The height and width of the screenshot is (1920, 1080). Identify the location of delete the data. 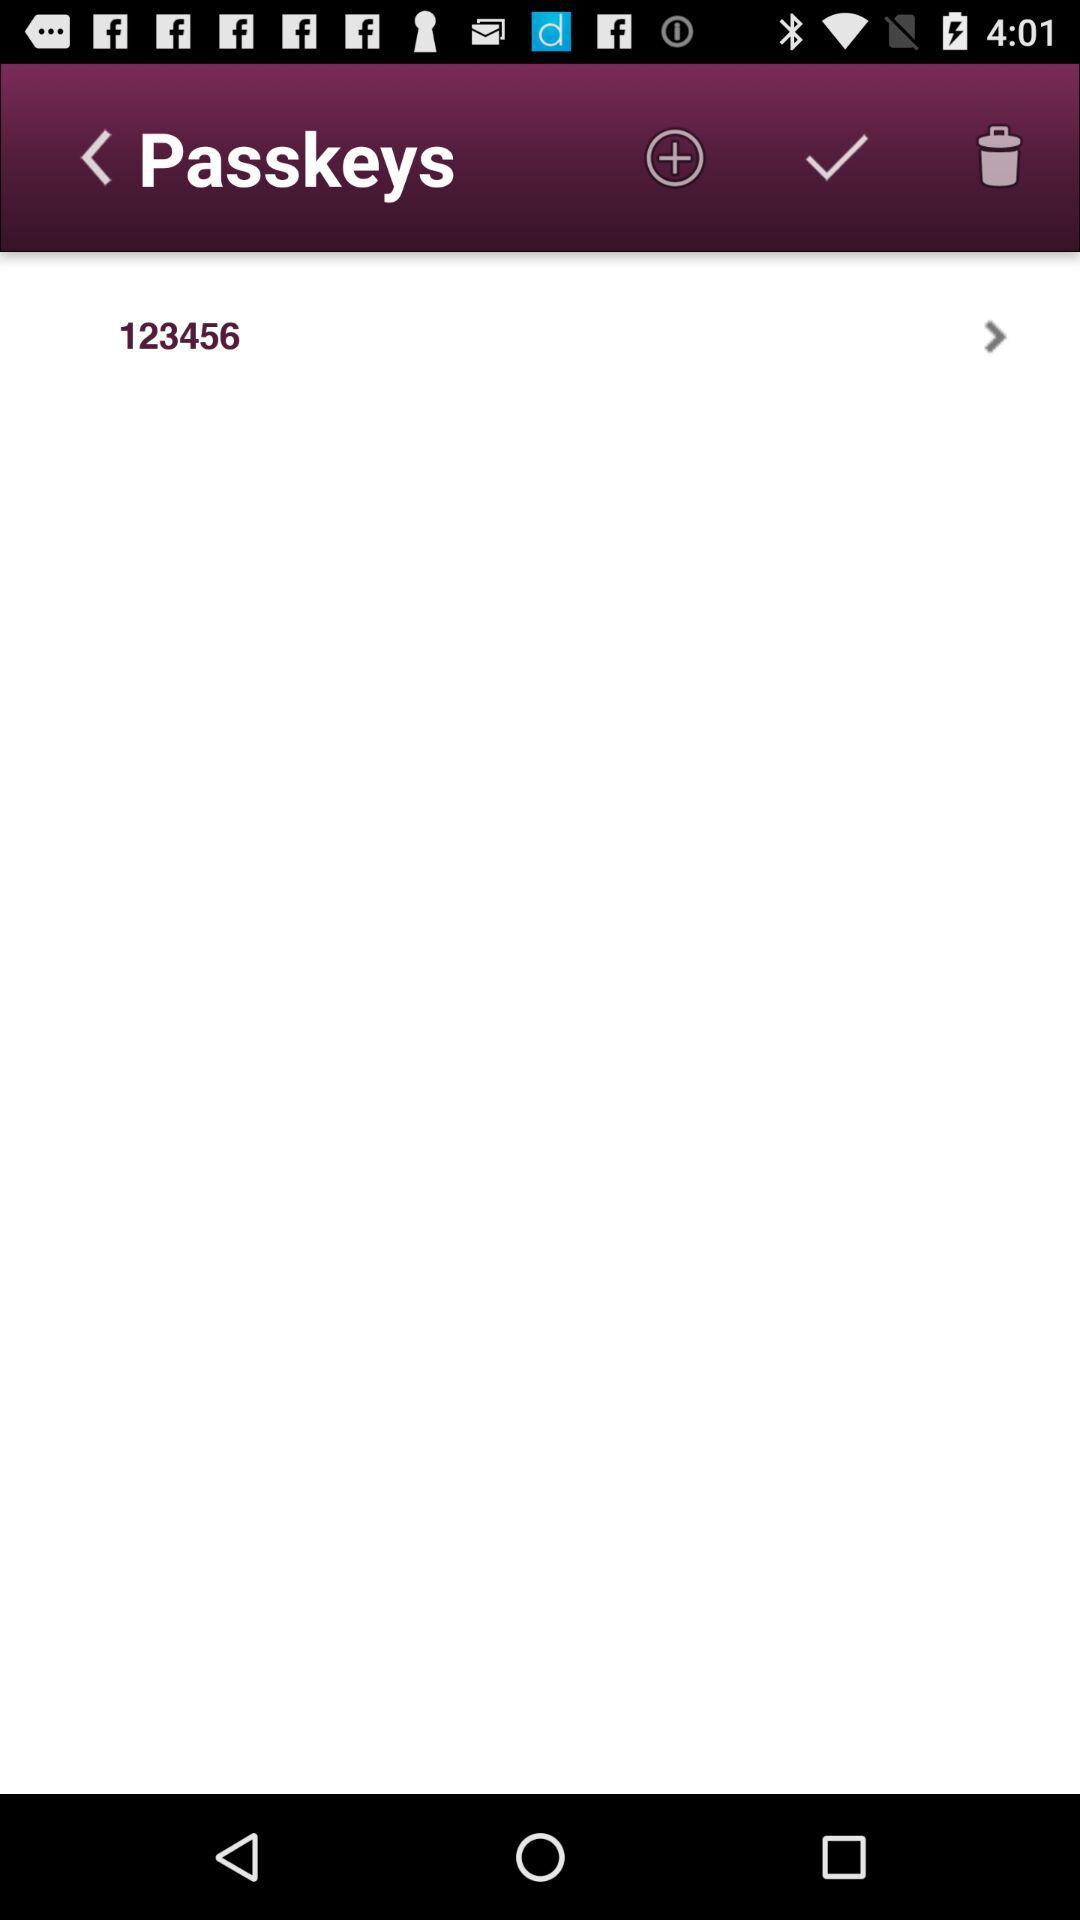
(999, 156).